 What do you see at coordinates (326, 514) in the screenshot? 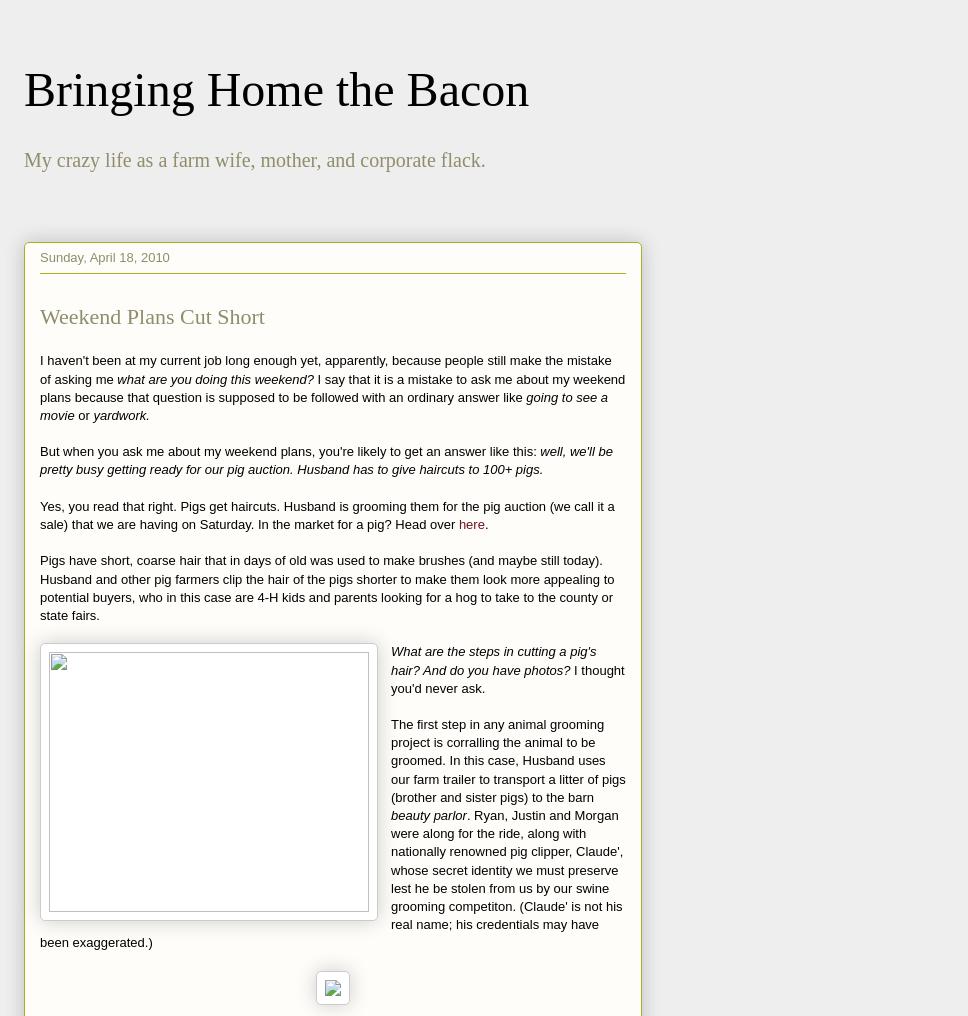
I see `'Yes, you read that right. Pigs get haircuts. Husband is grooming them for the pig auction (we call it a sale) that we are having on Saturday. In the market for a pig? Head over'` at bounding box center [326, 514].